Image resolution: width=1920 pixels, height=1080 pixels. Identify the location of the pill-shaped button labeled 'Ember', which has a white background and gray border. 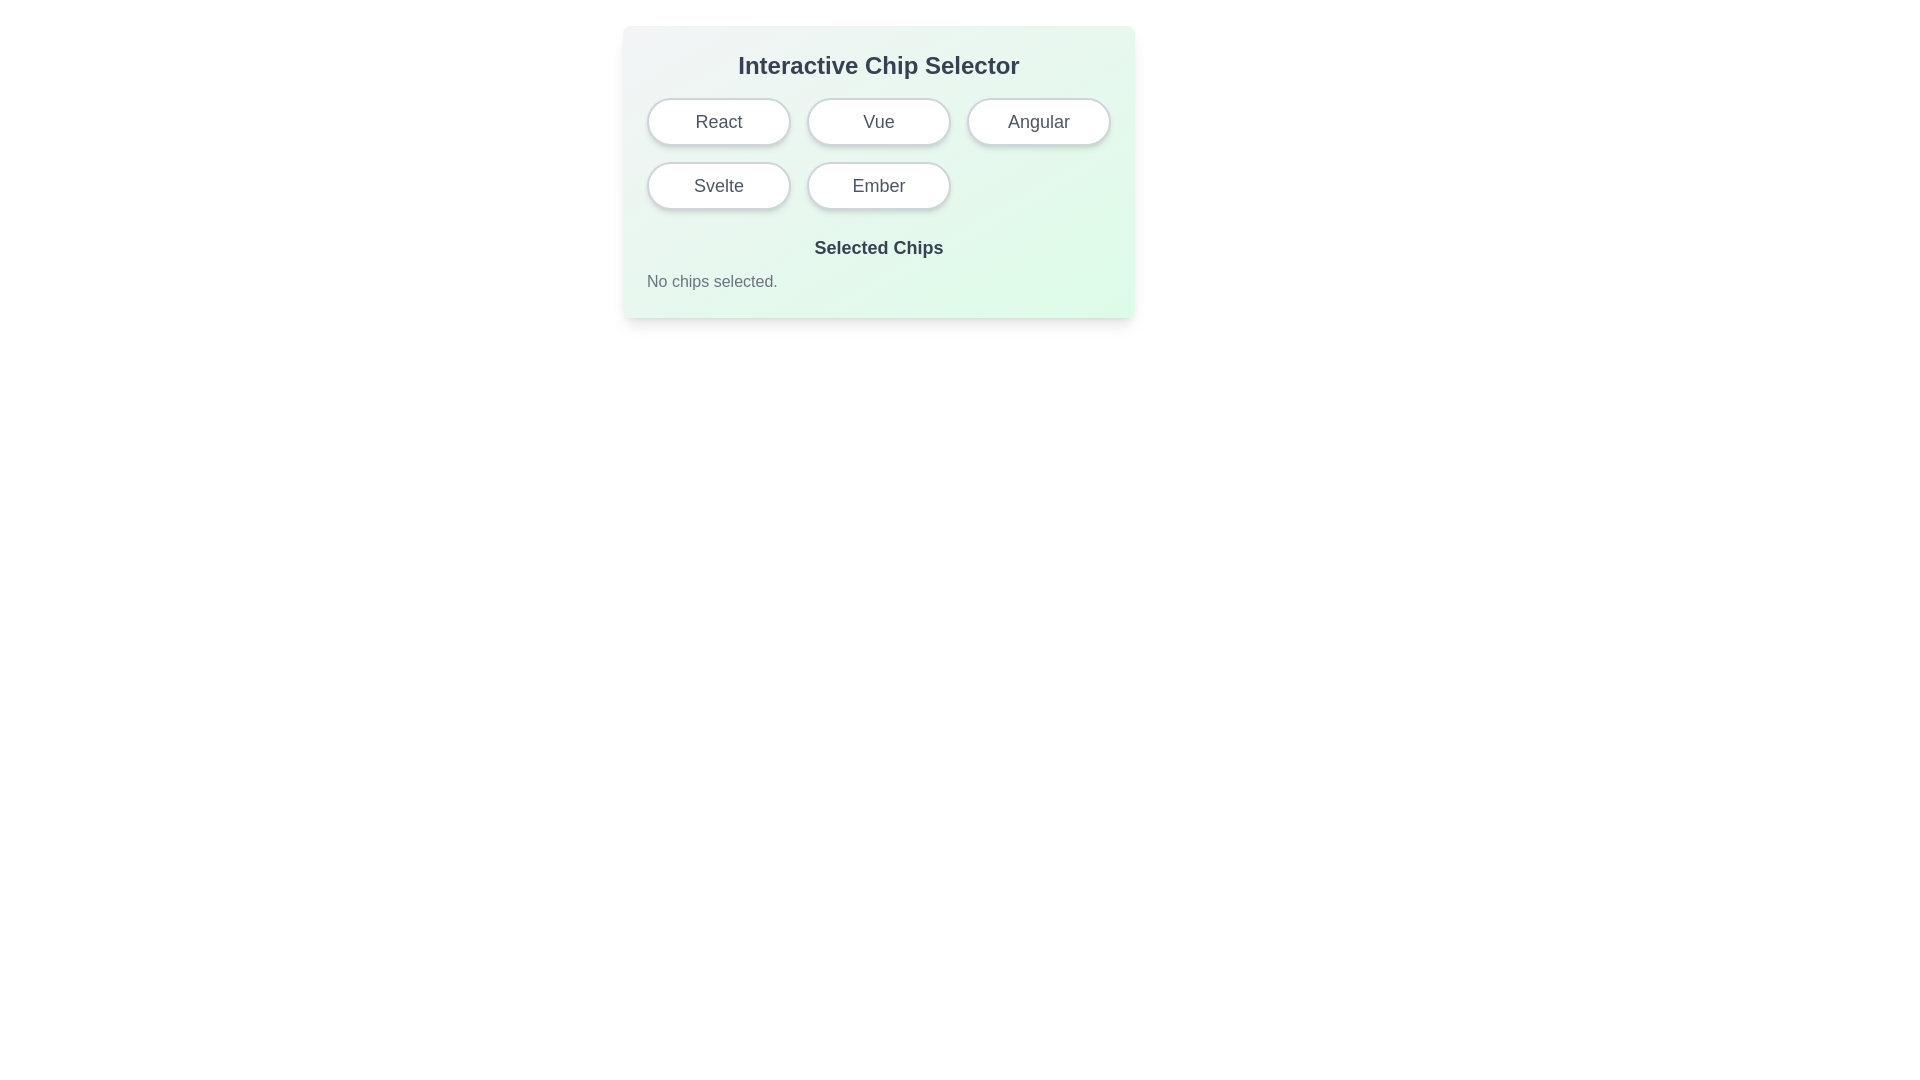
(878, 185).